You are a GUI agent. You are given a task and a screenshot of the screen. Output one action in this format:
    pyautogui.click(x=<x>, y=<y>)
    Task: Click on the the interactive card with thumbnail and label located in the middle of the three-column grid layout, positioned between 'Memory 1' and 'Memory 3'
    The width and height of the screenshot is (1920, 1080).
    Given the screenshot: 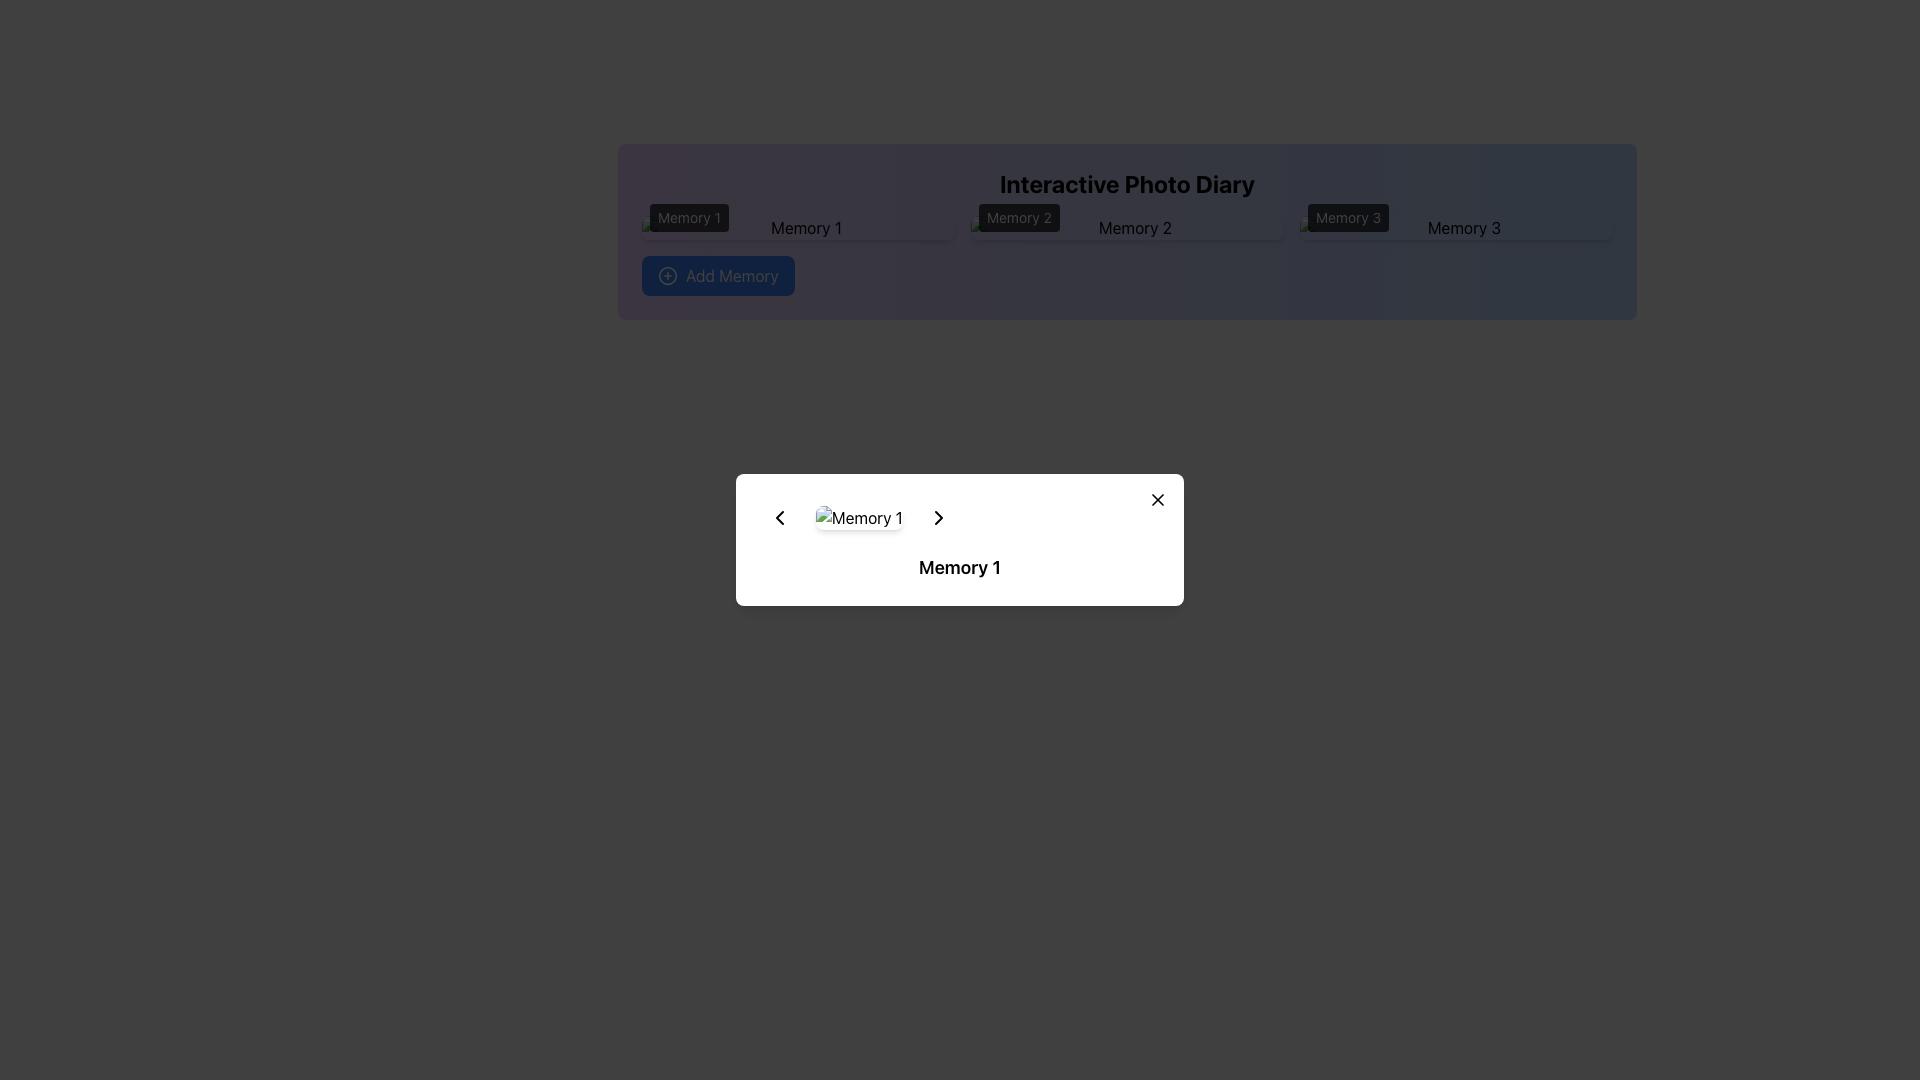 What is the action you would take?
    pyautogui.click(x=1127, y=226)
    